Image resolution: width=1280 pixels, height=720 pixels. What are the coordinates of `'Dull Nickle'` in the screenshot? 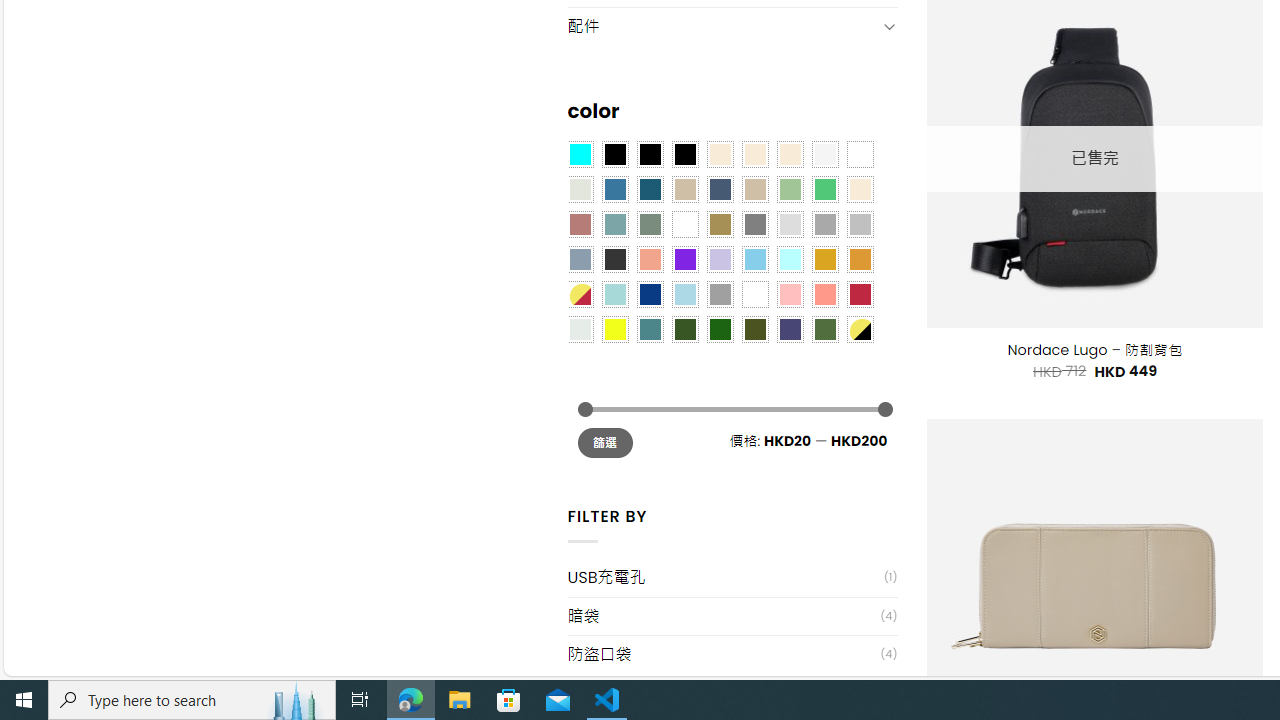 It's located at (578, 328).